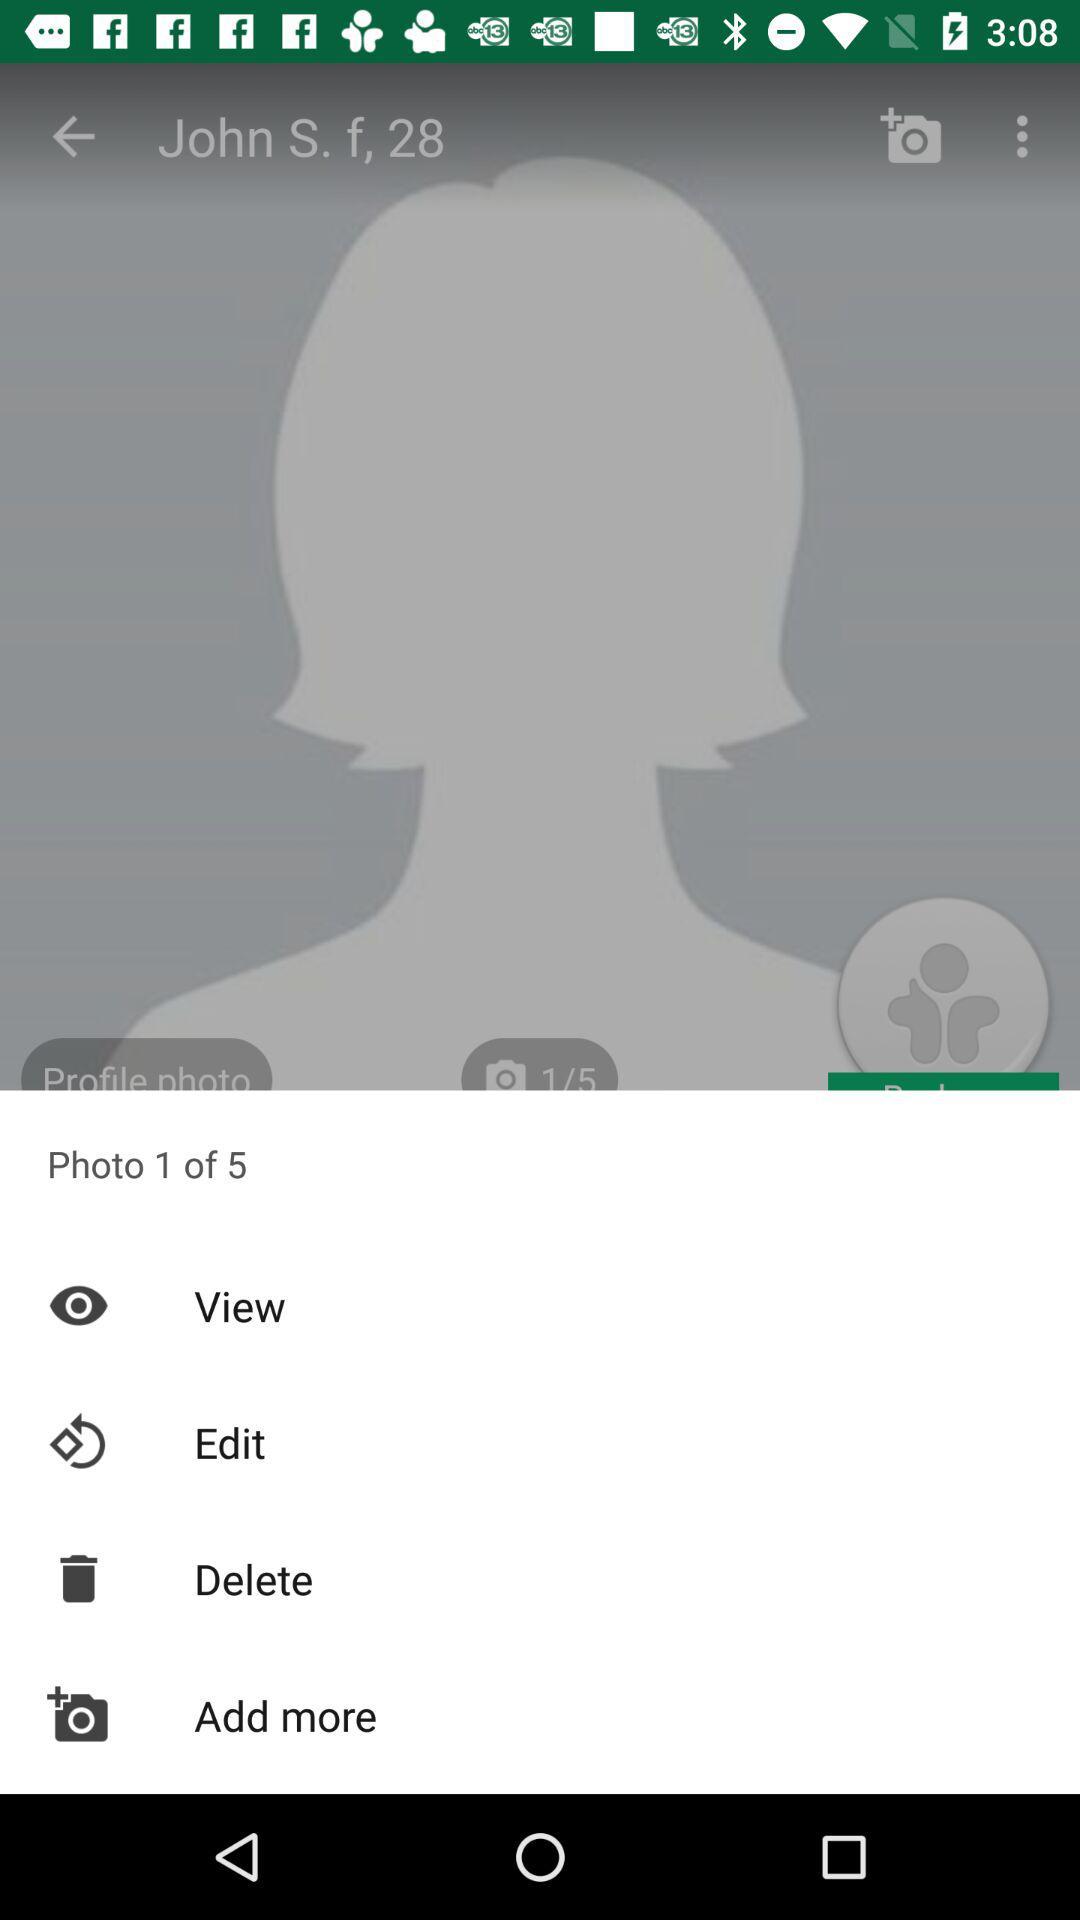 The image size is (1080, 1920). What do you see at coordinates (540, 1442) in the screenshot?
I see `icon above delete item` at bounding box center [540, 1442].